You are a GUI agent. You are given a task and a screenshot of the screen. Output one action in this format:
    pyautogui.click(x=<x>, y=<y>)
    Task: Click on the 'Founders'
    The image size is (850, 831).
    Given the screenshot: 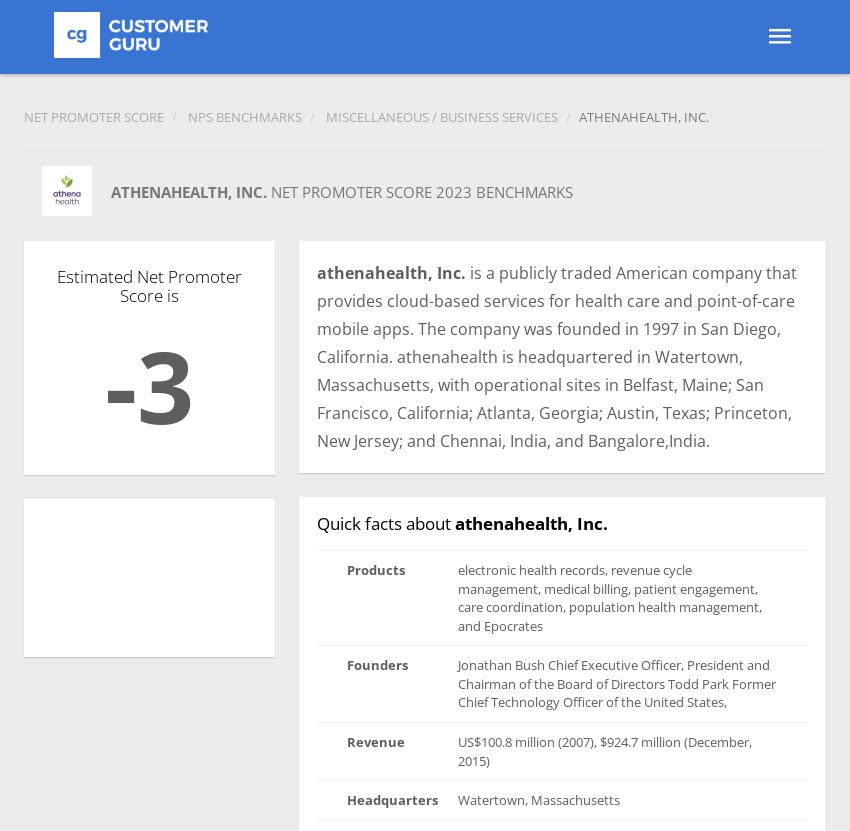 What is the action you would take?
    pyautogui.click(x=345, y=664)
    